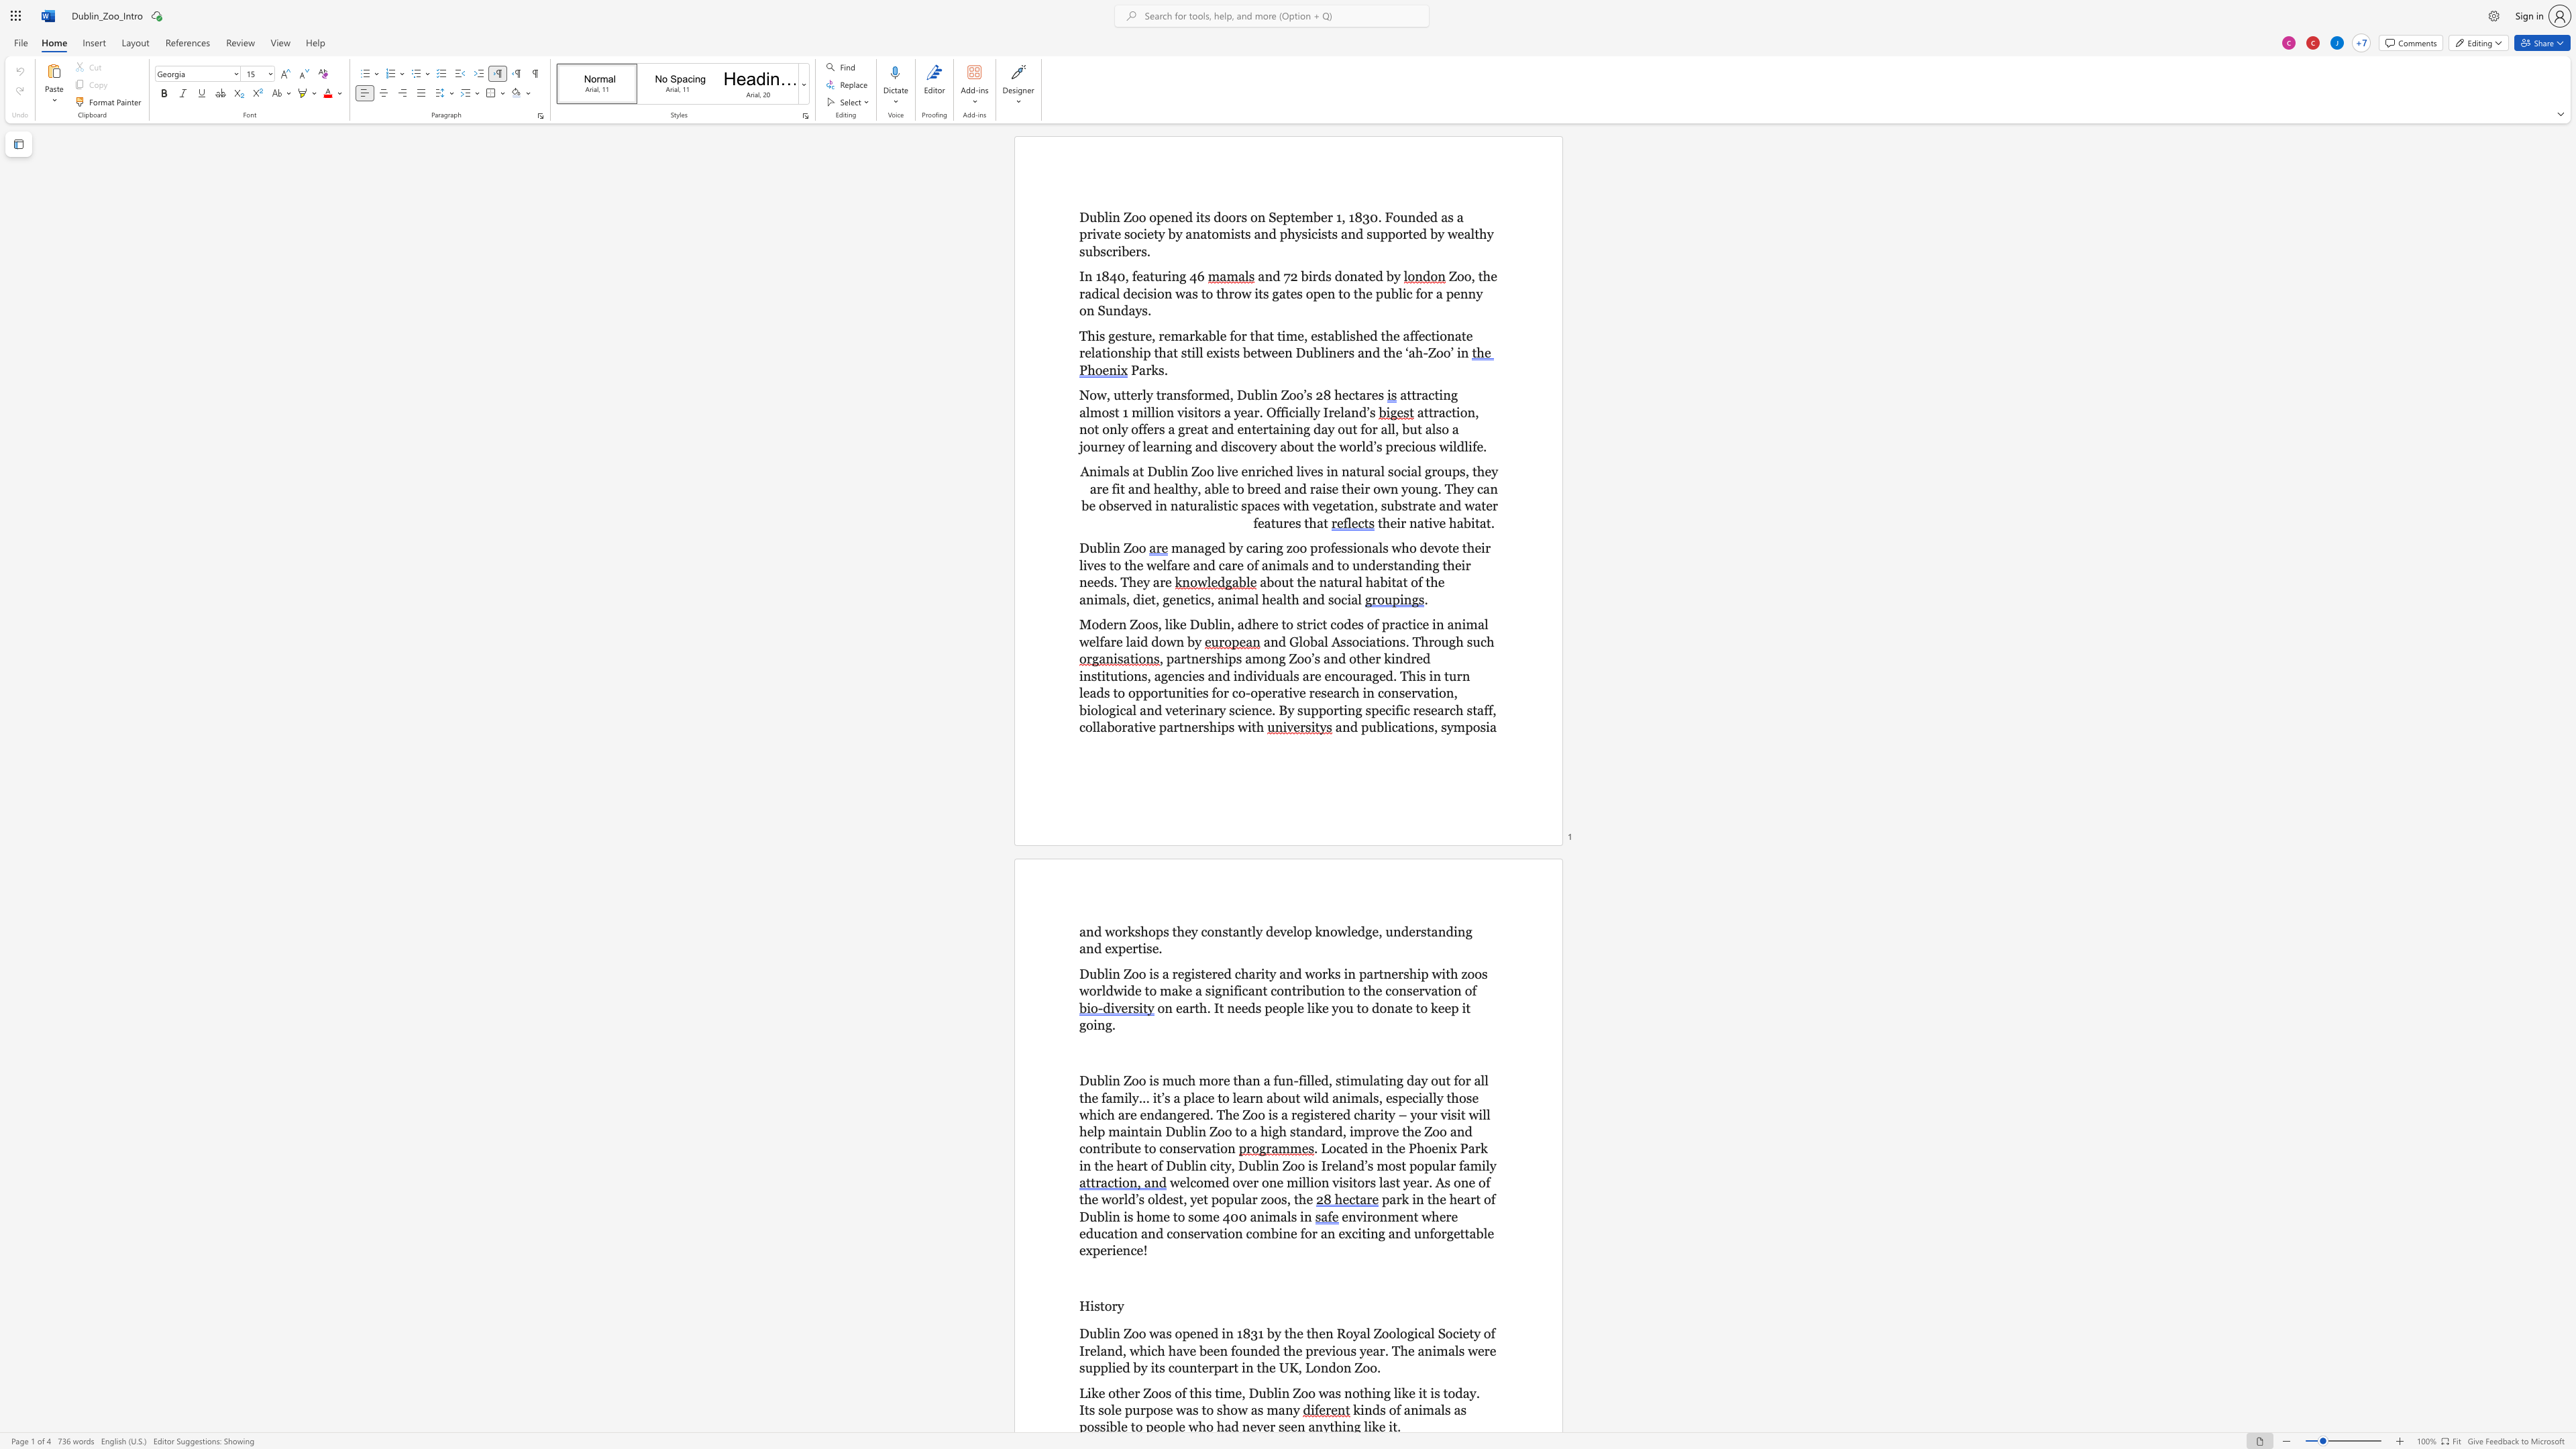 The width and height of the screenshot is (2576, 1449). What do you see at coordinates (1156, 624) in the screenshot?
I see `the space between the continuous character "s" and "," in the text` at bounding box center [1156, 624].